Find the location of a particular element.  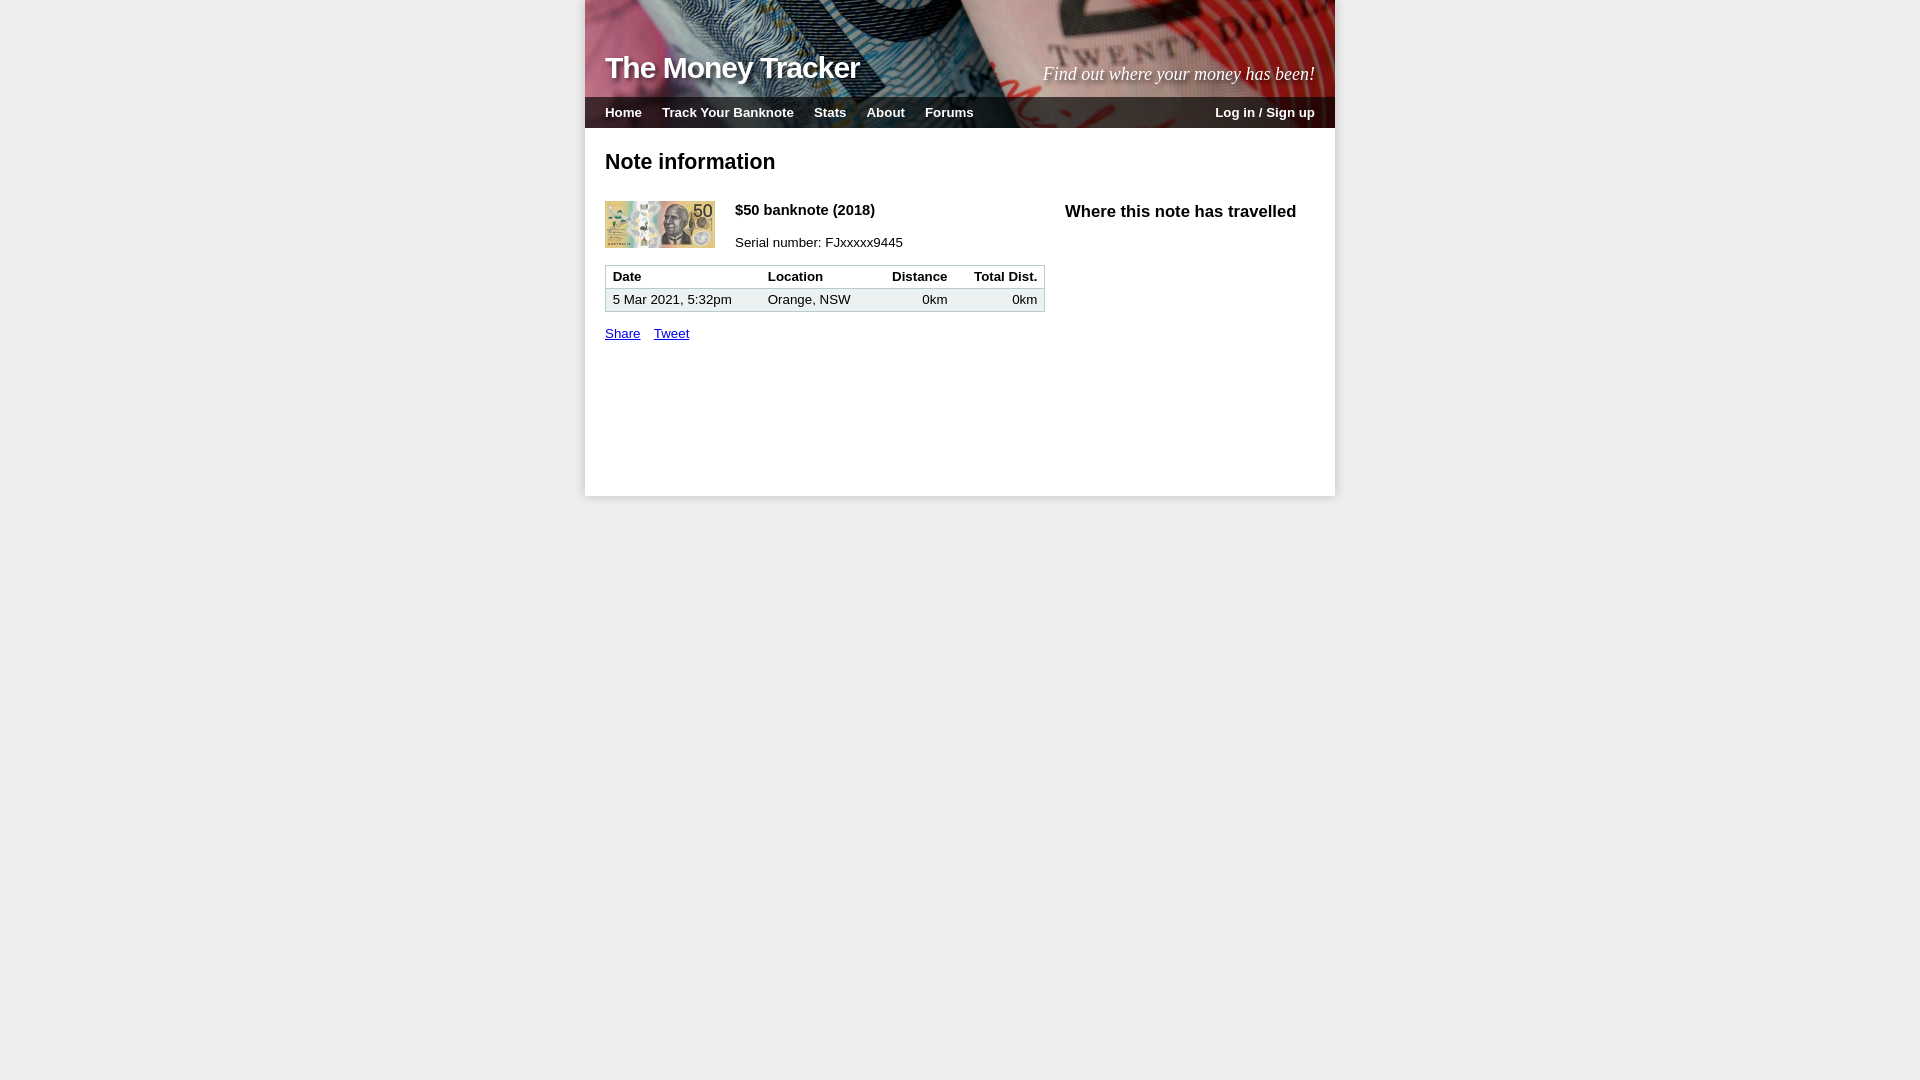

'Forums' is located at coordinates (948, 112).